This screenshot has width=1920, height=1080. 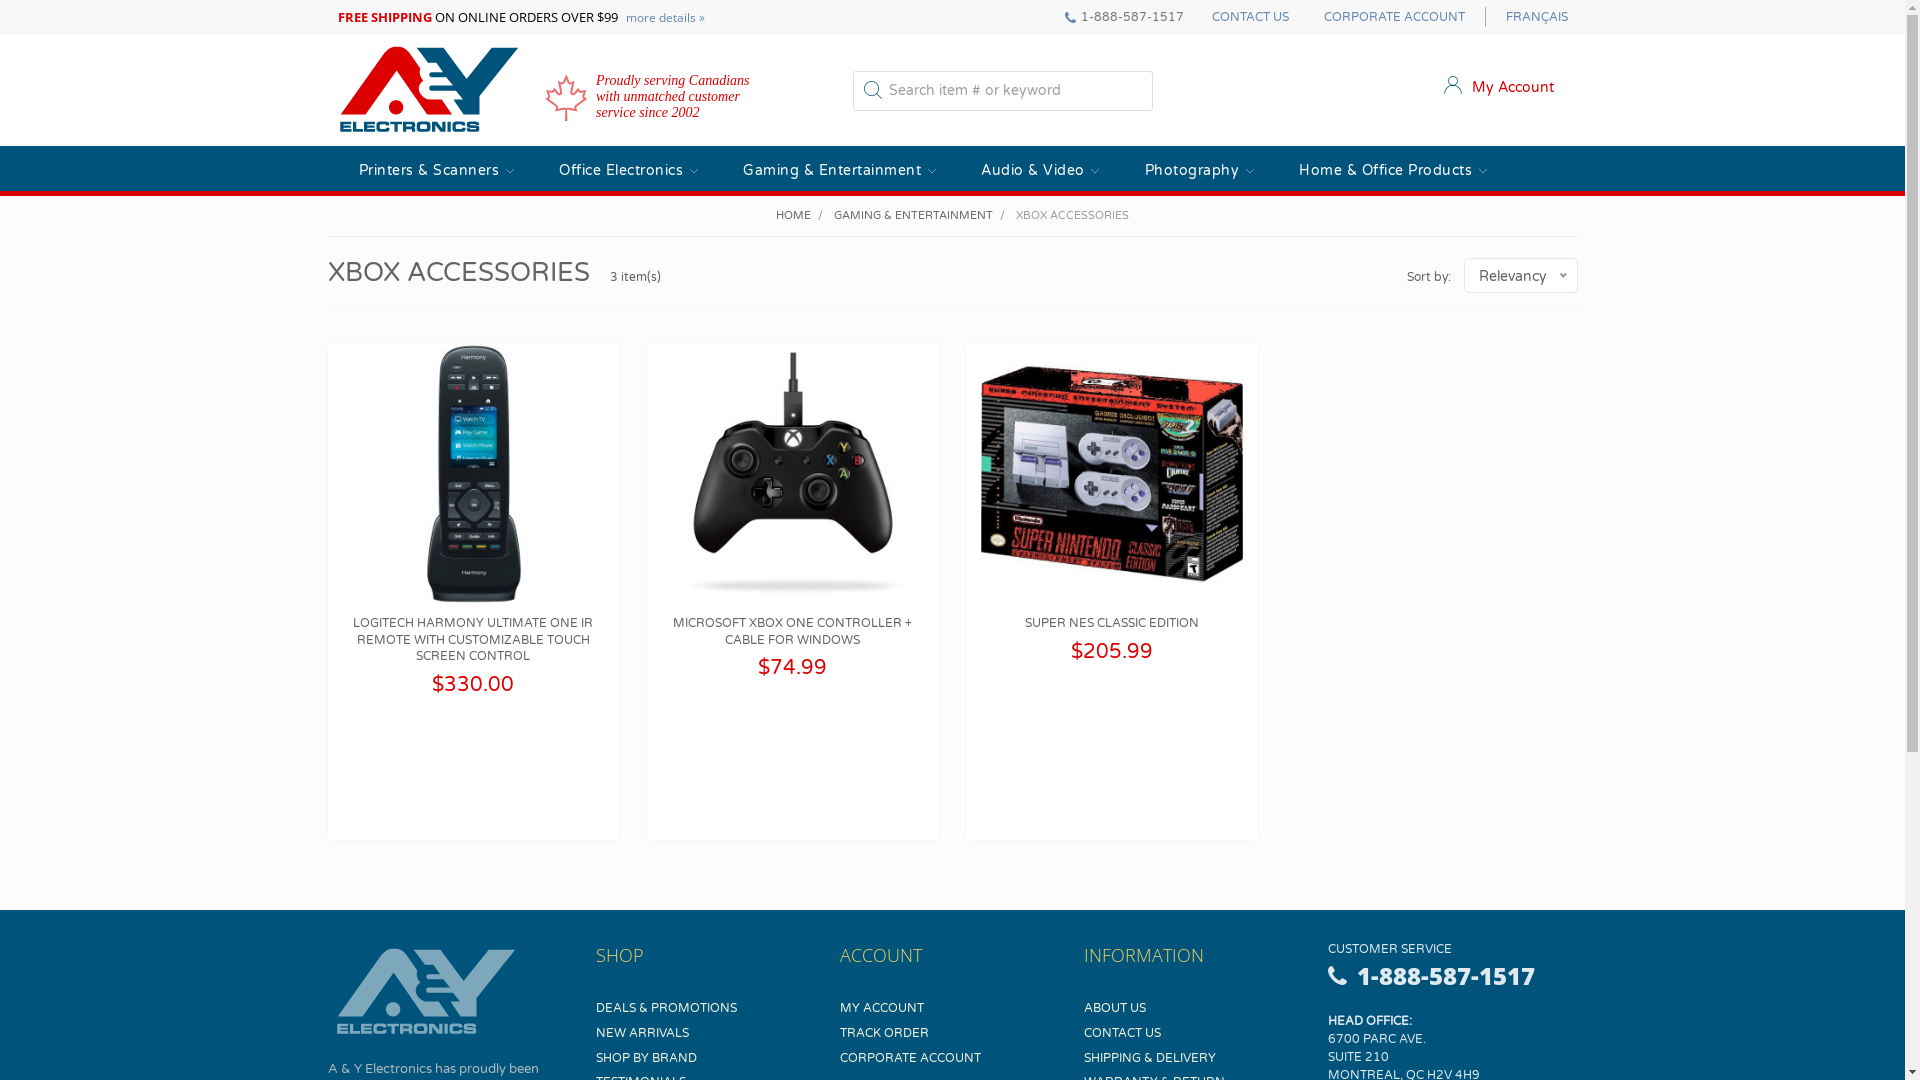 What do you see at coordinates (792, 216) in the screenshot?
I see `'HOME'` at bounding box center [792, 216].